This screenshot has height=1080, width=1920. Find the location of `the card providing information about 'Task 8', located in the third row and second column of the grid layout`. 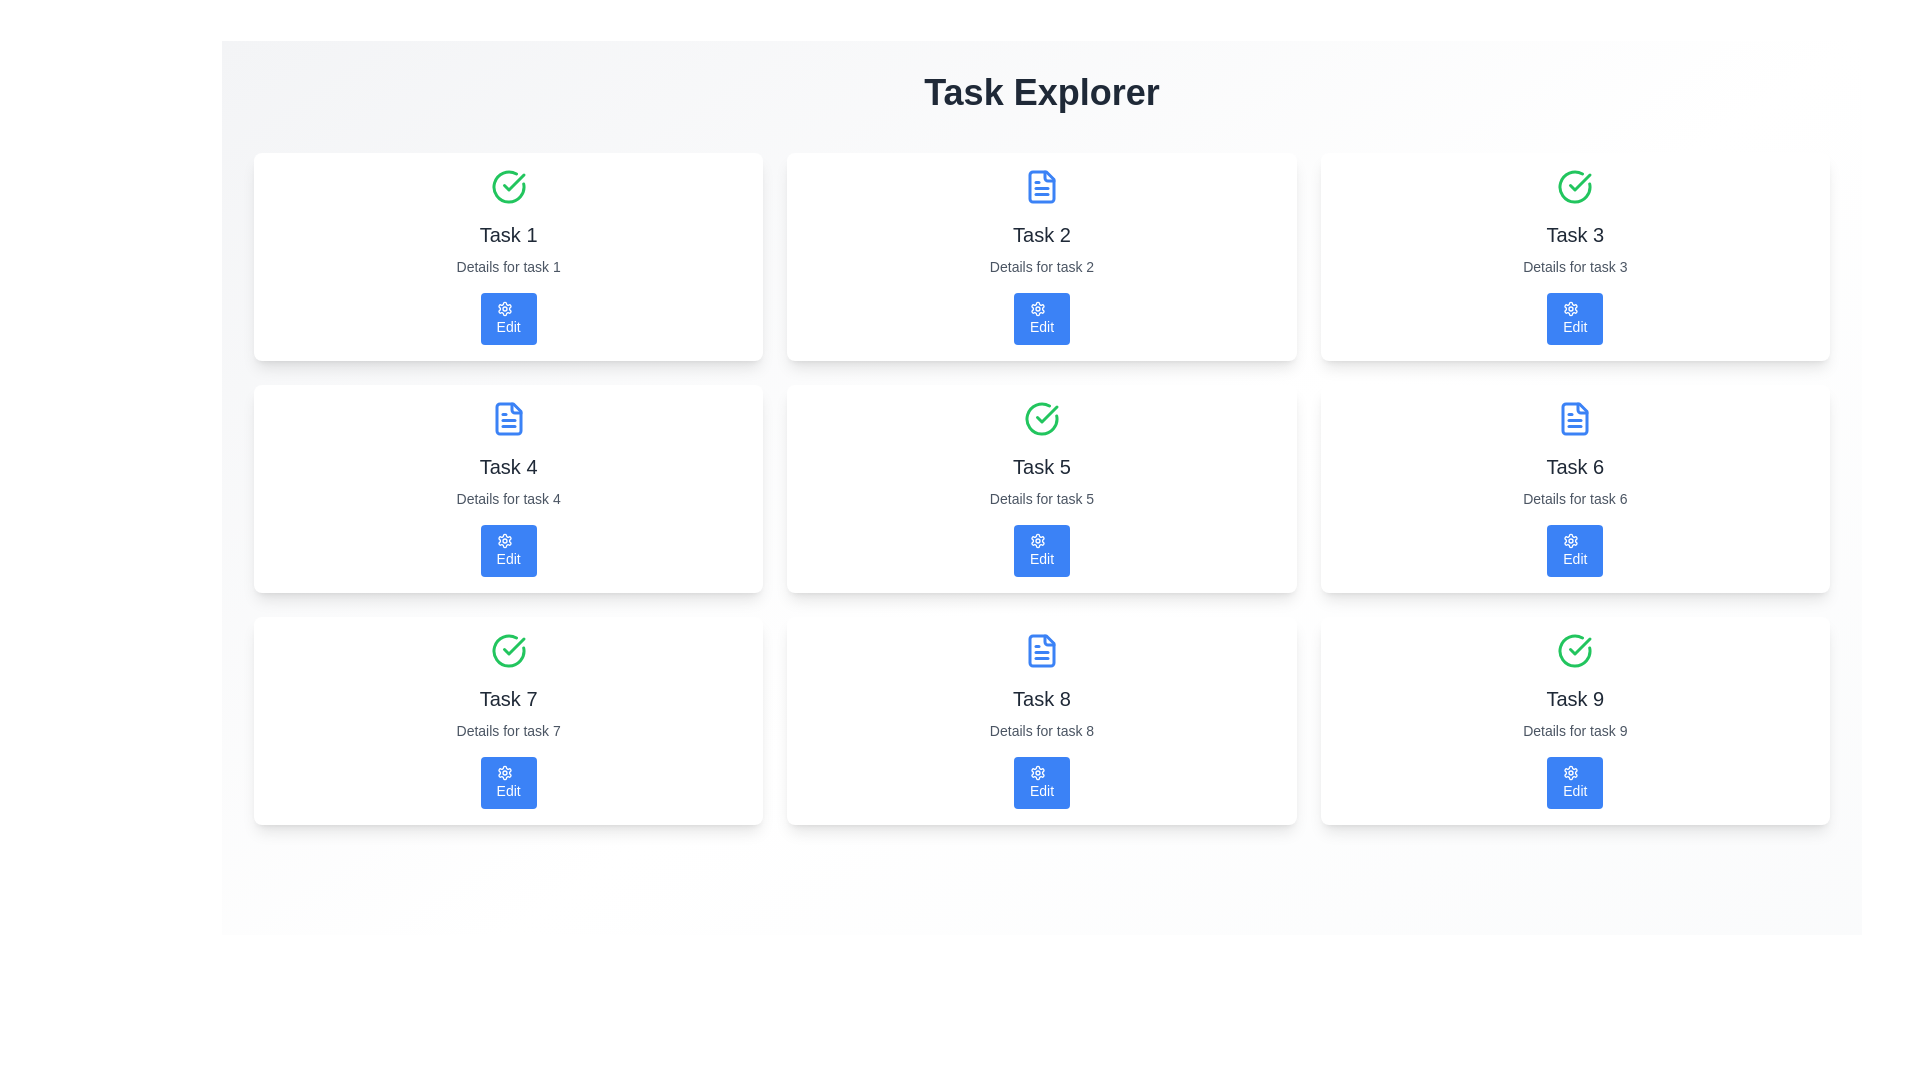

the card providing information about 'Task 8', located in the third row and second column of the grid layout is located at coordinates (1040, 721).